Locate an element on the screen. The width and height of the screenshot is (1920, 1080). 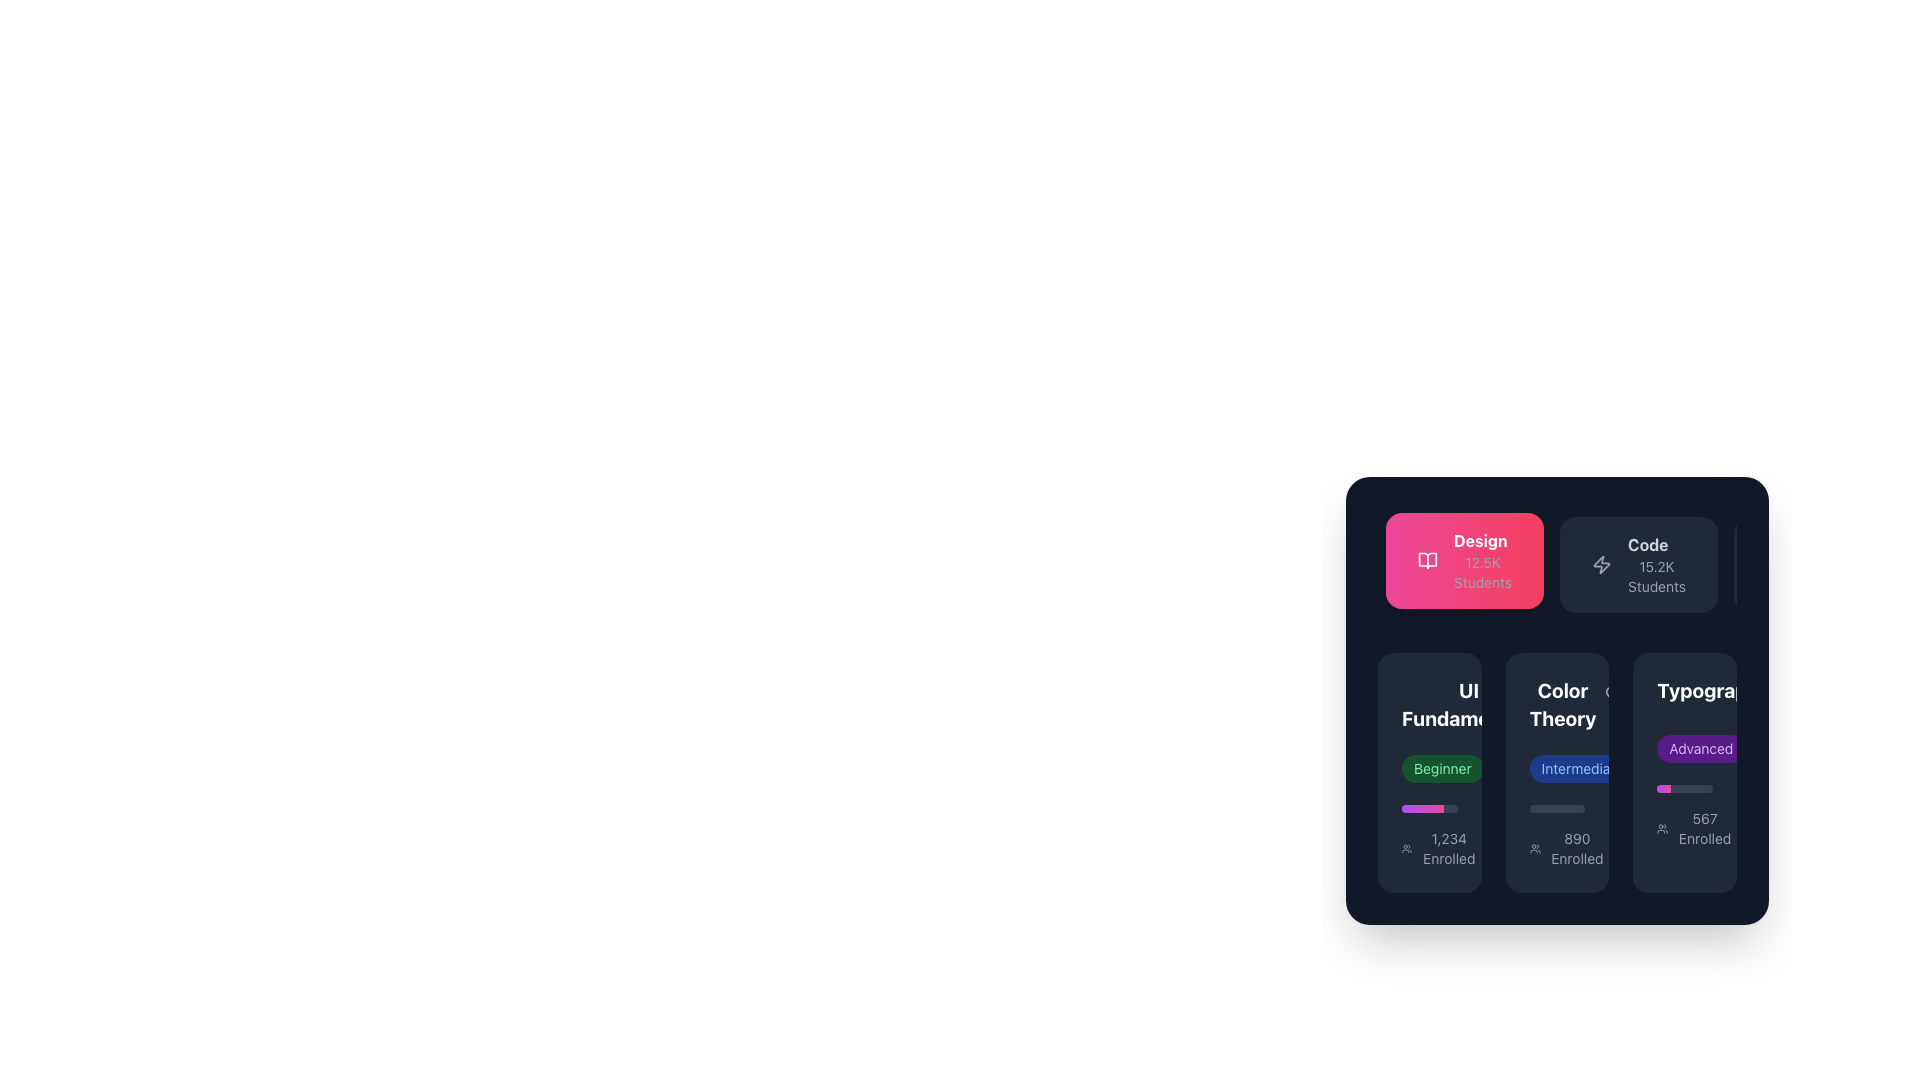
the design of the icon representing the 'Design' course category, which is located centrally within the button labeled 'Design 12.5K Students' is located at coordinates (1427, 560).